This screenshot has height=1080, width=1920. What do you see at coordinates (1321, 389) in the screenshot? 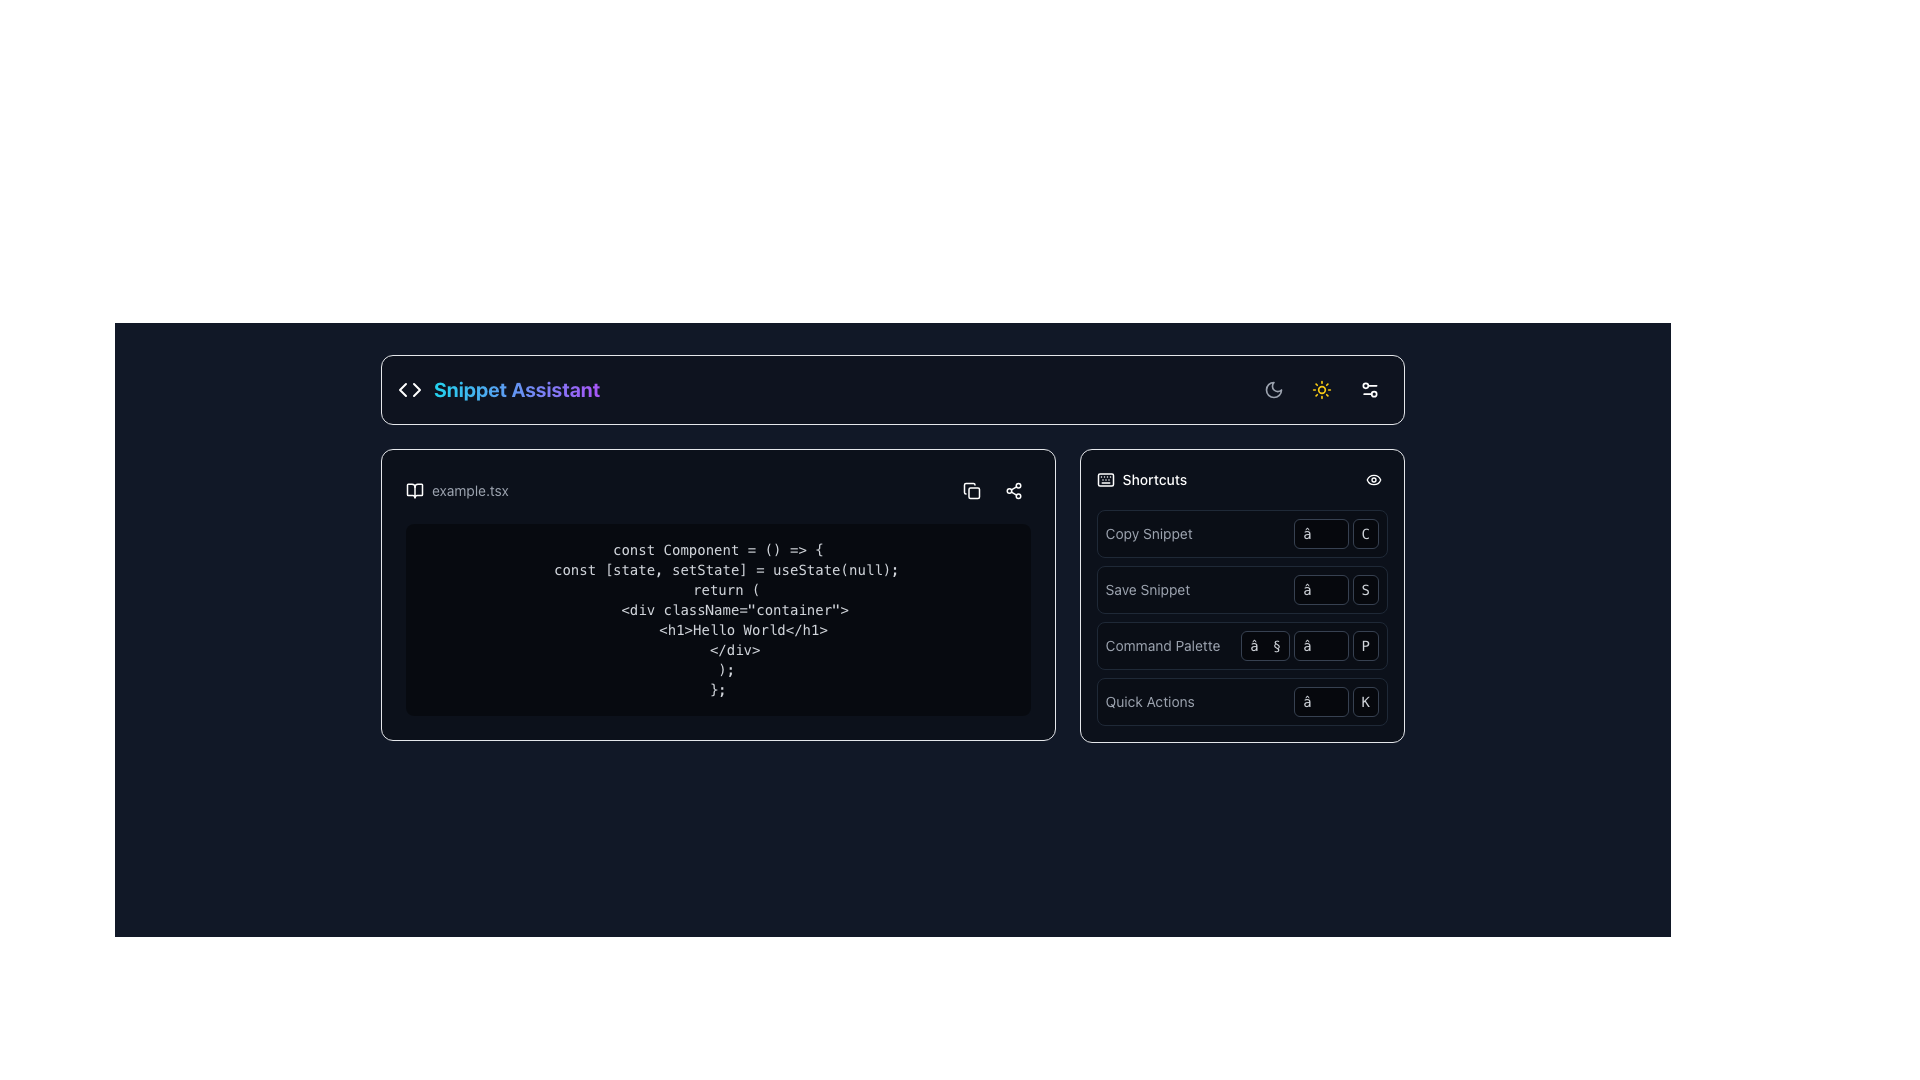
I see `the light mode toggle button located between the moon icon and the settings icon at the top-right corner of the interface` at bounding box center [1321, 389].